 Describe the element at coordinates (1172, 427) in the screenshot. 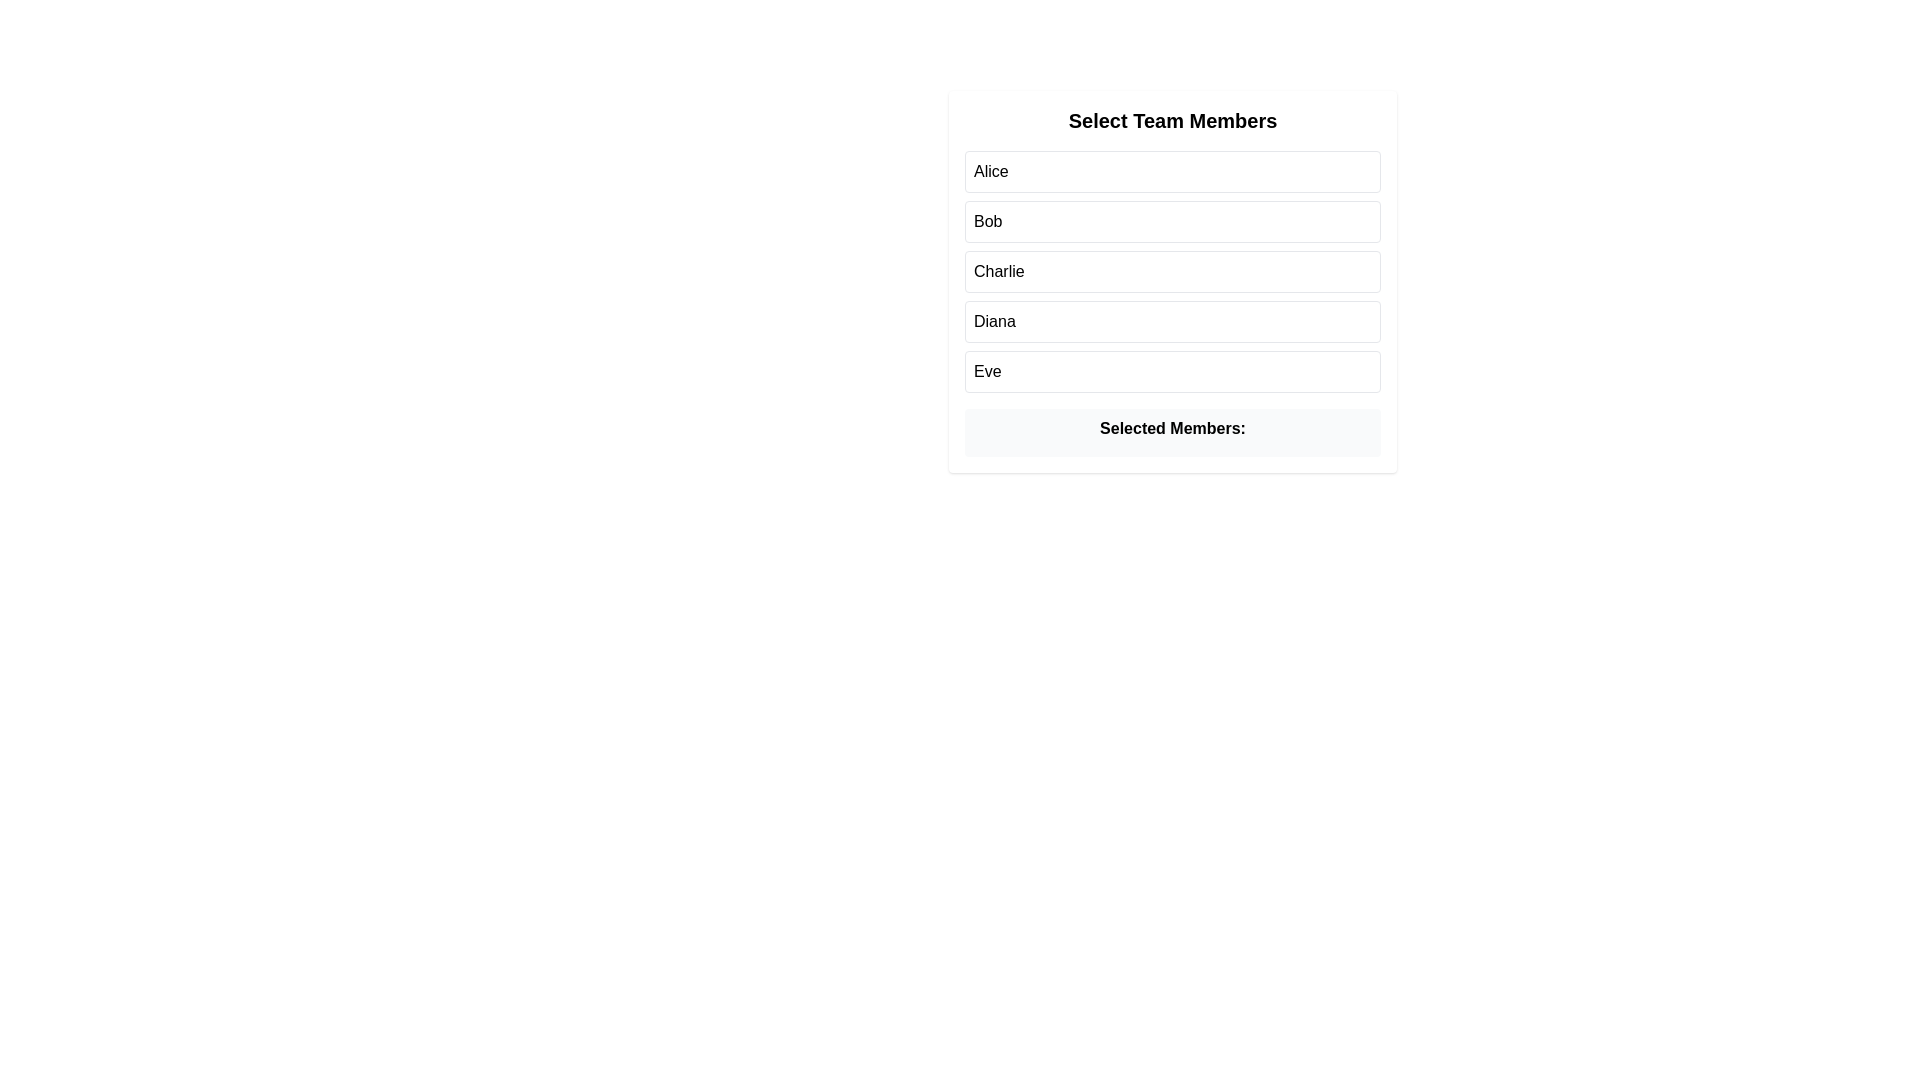

I see `the Text Label indicating 'Selected Members', located directly below the last selectable member labeled 'Eve'` at that location.